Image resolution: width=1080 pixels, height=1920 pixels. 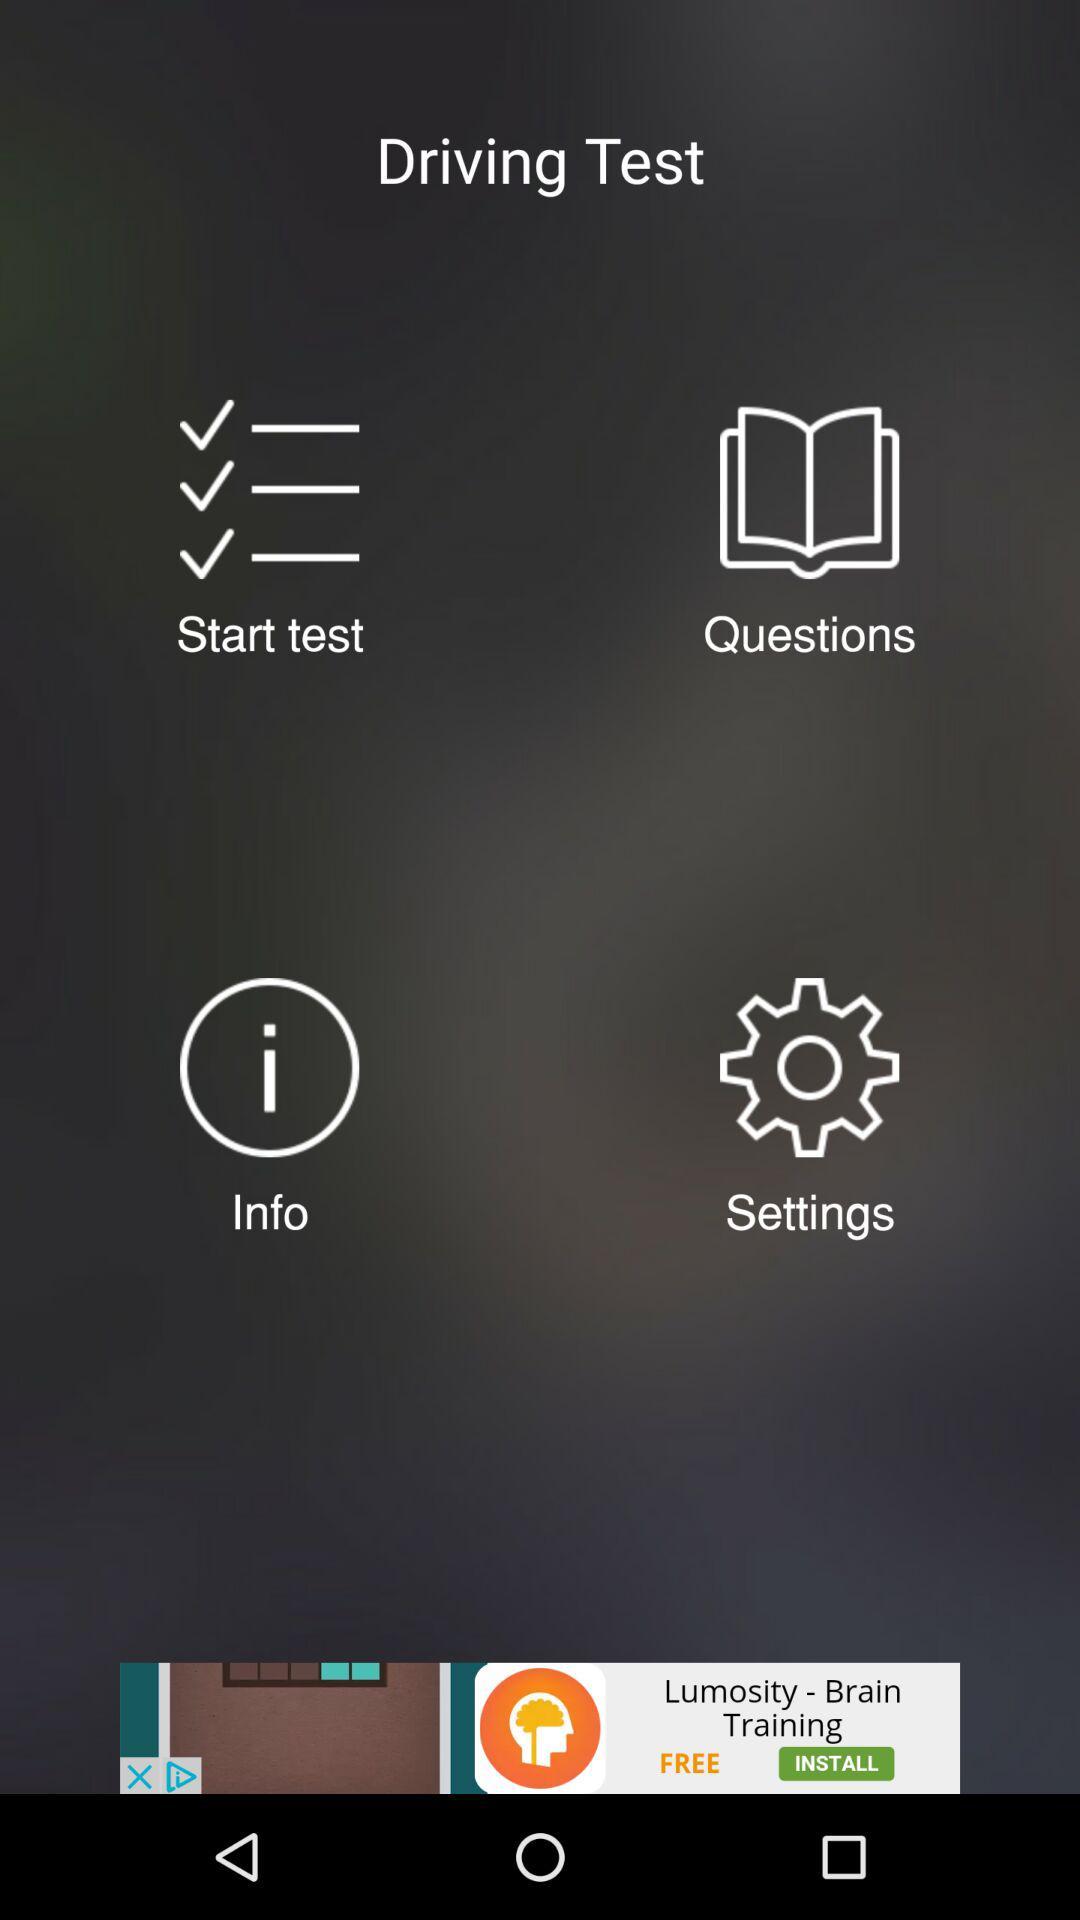 What do you see at coordinates (540, 1727) in the screenshot?
I see `advertisement` at bounding box center [540, 1727].